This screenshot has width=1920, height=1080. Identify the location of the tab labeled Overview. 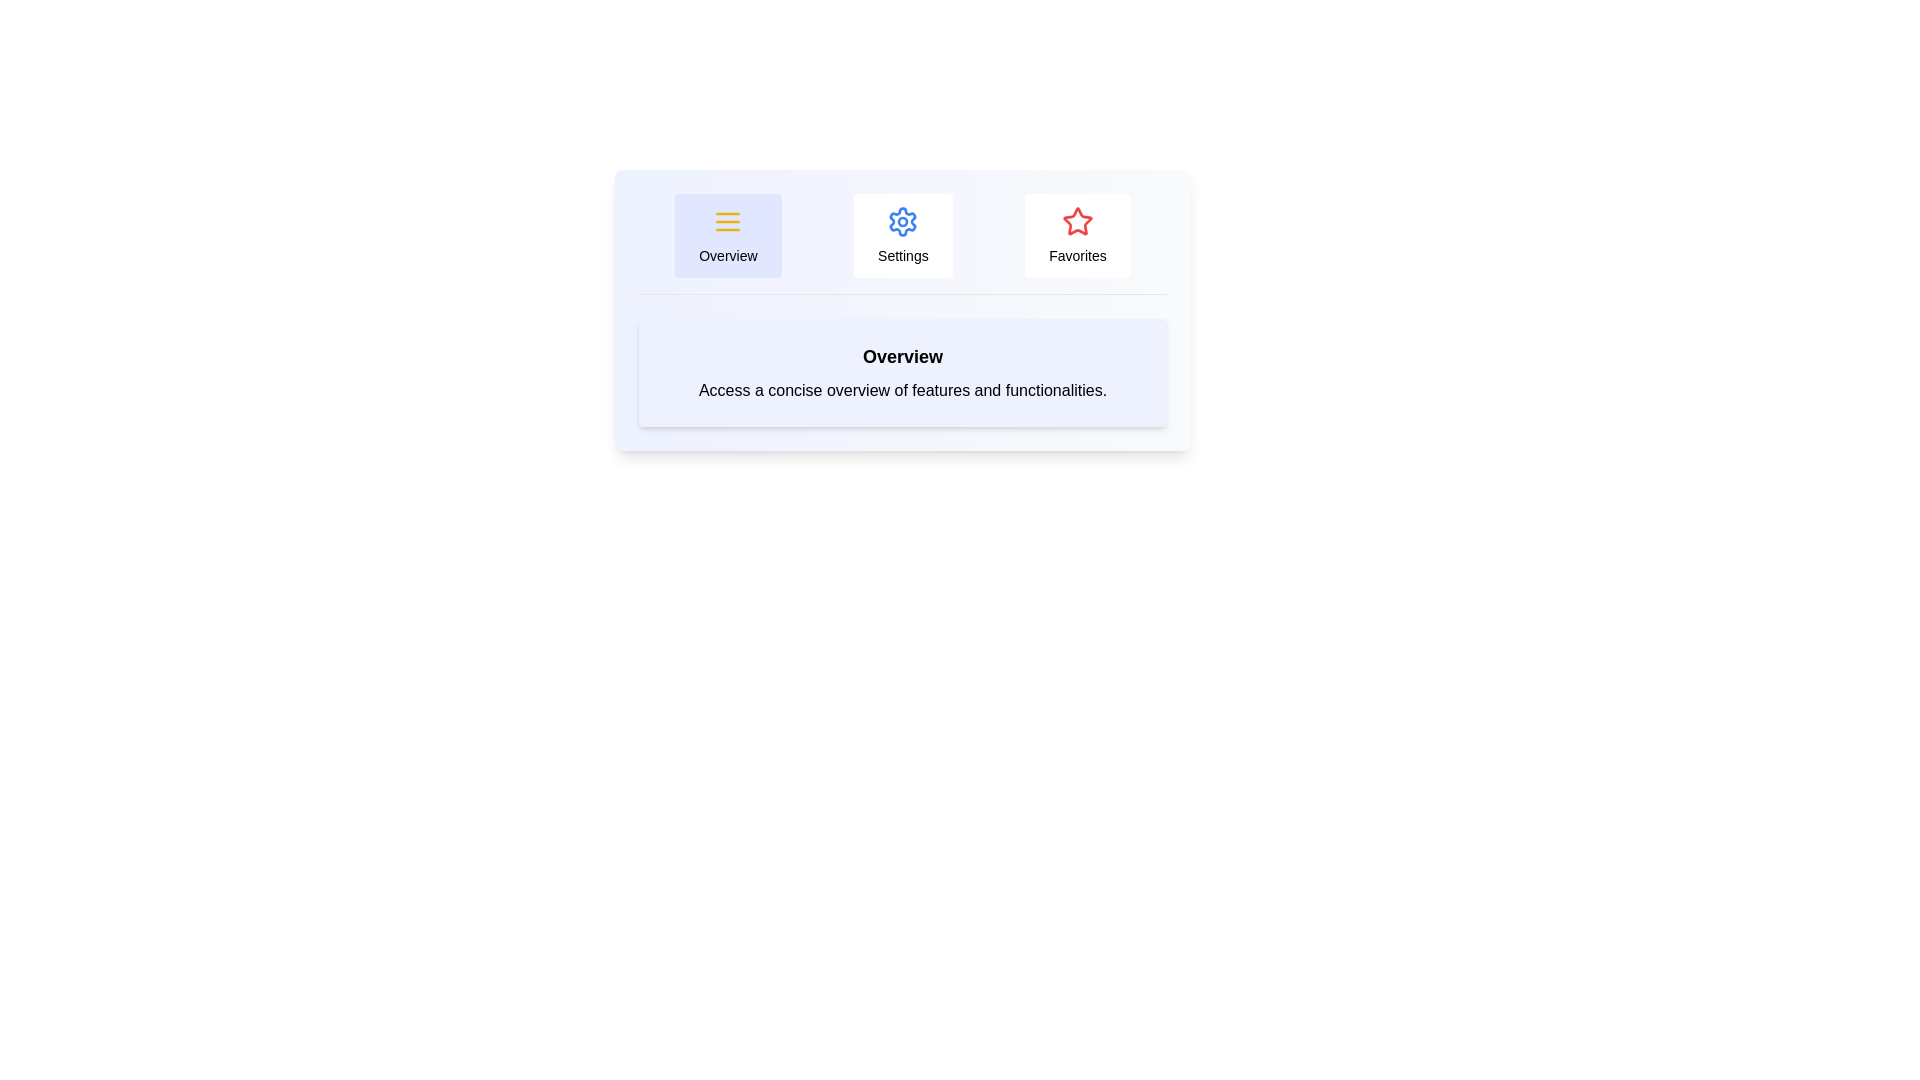
(727, 234).